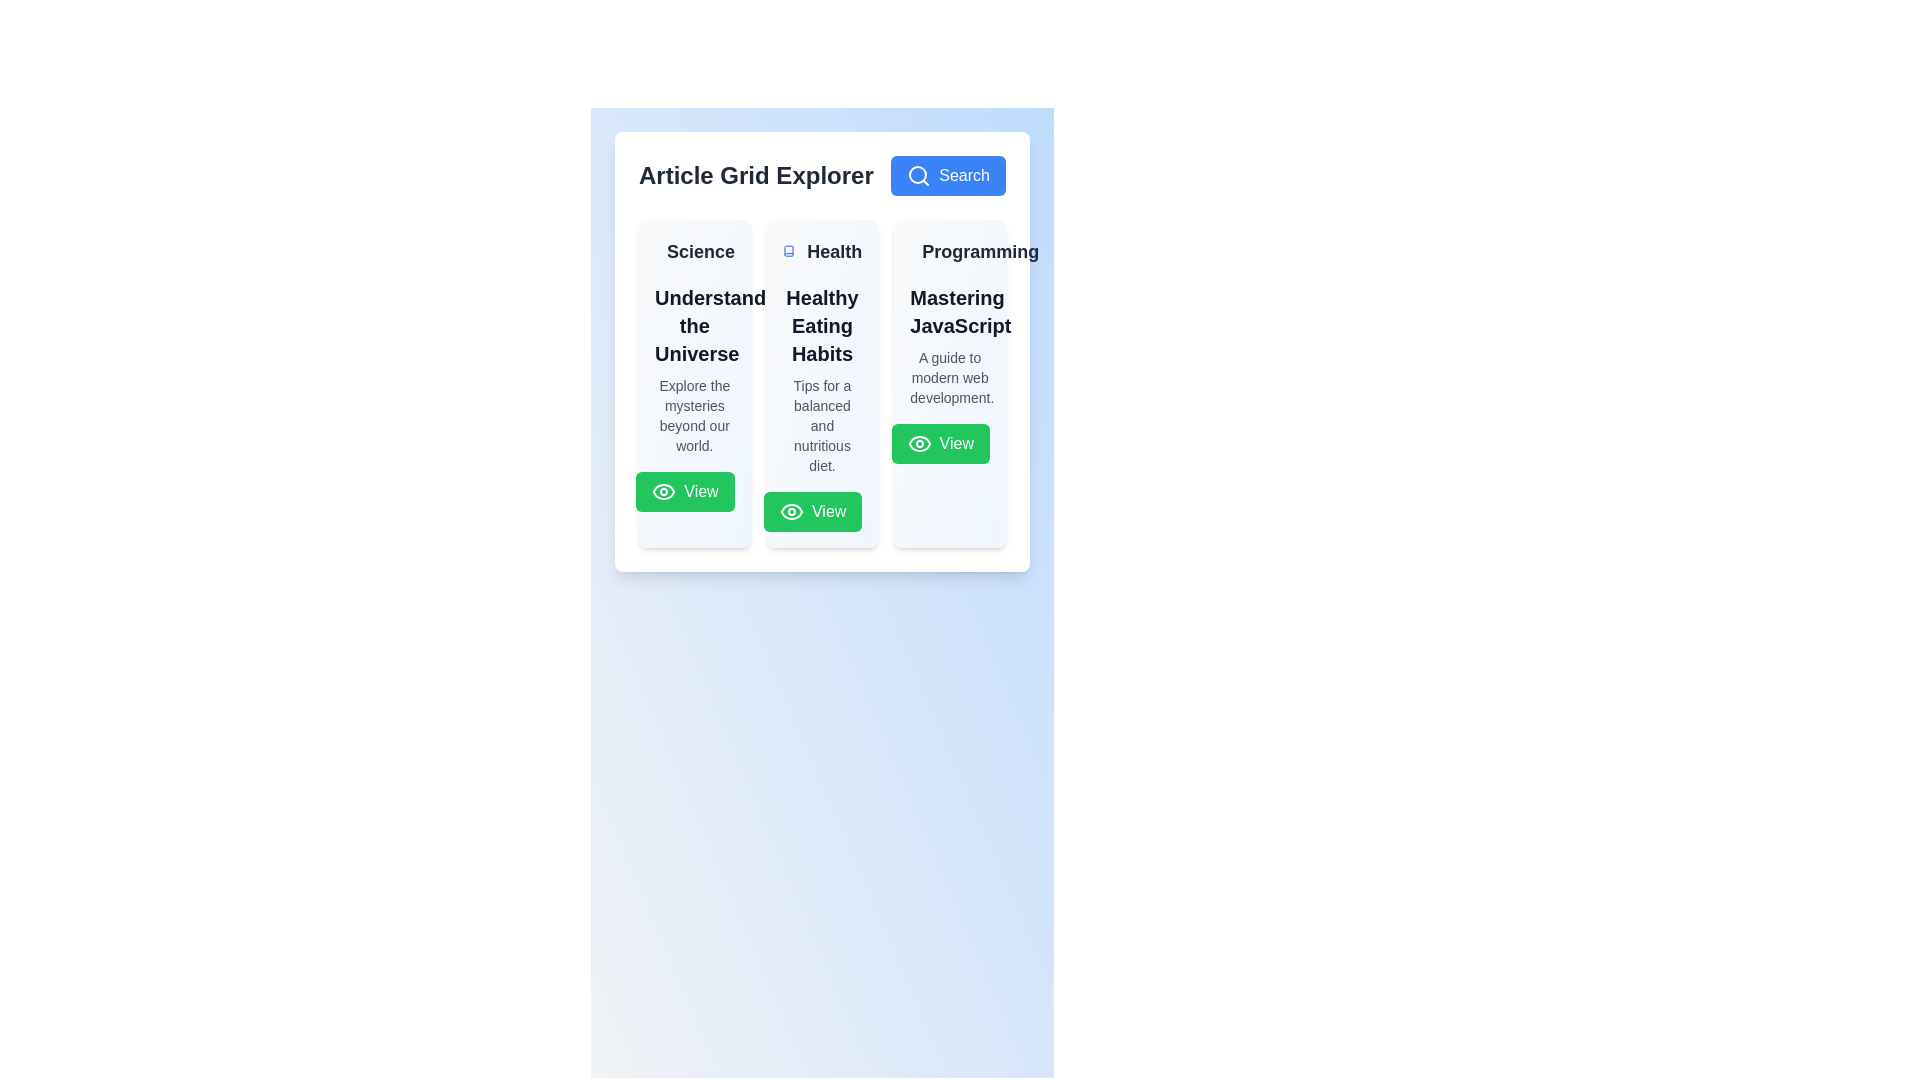  I want to click on the search button by clicking on the center of the magnifying glass icon, which contains a circular element representing the center of the magnifying glass, so click(917, 173).